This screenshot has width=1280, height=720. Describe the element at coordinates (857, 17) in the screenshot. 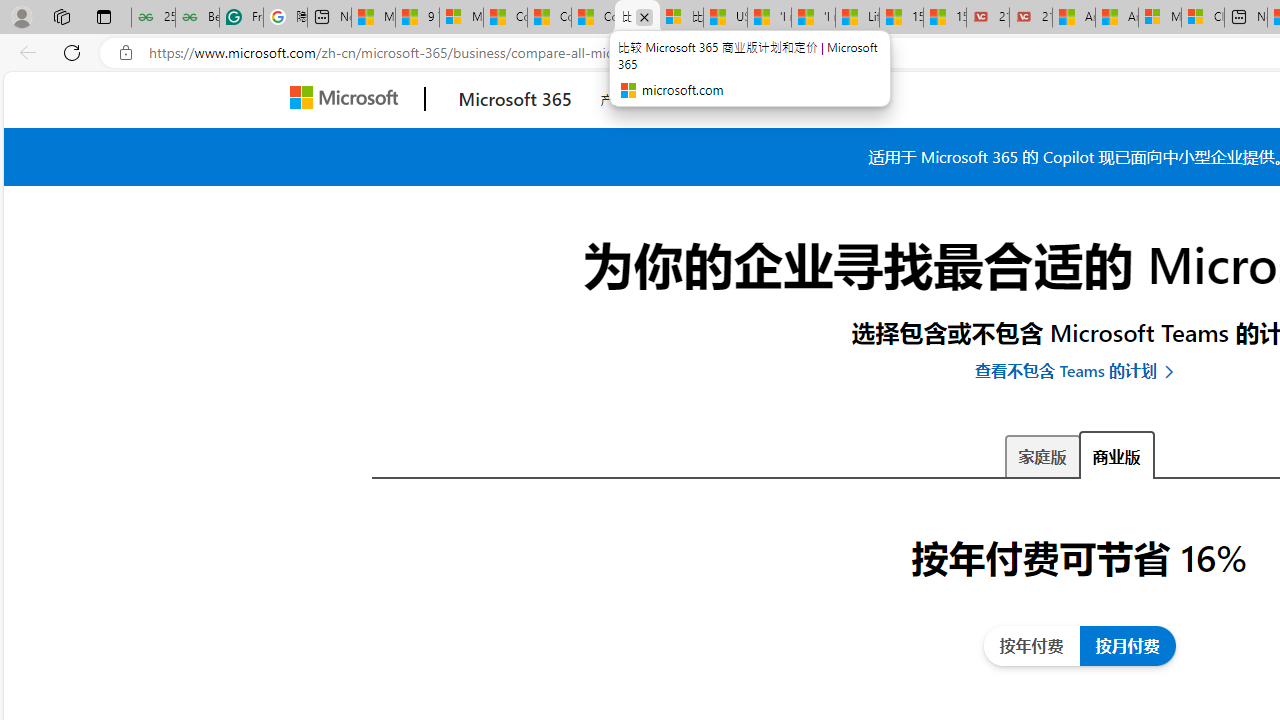

I see `'Lifestyle - MSN'` at that location.